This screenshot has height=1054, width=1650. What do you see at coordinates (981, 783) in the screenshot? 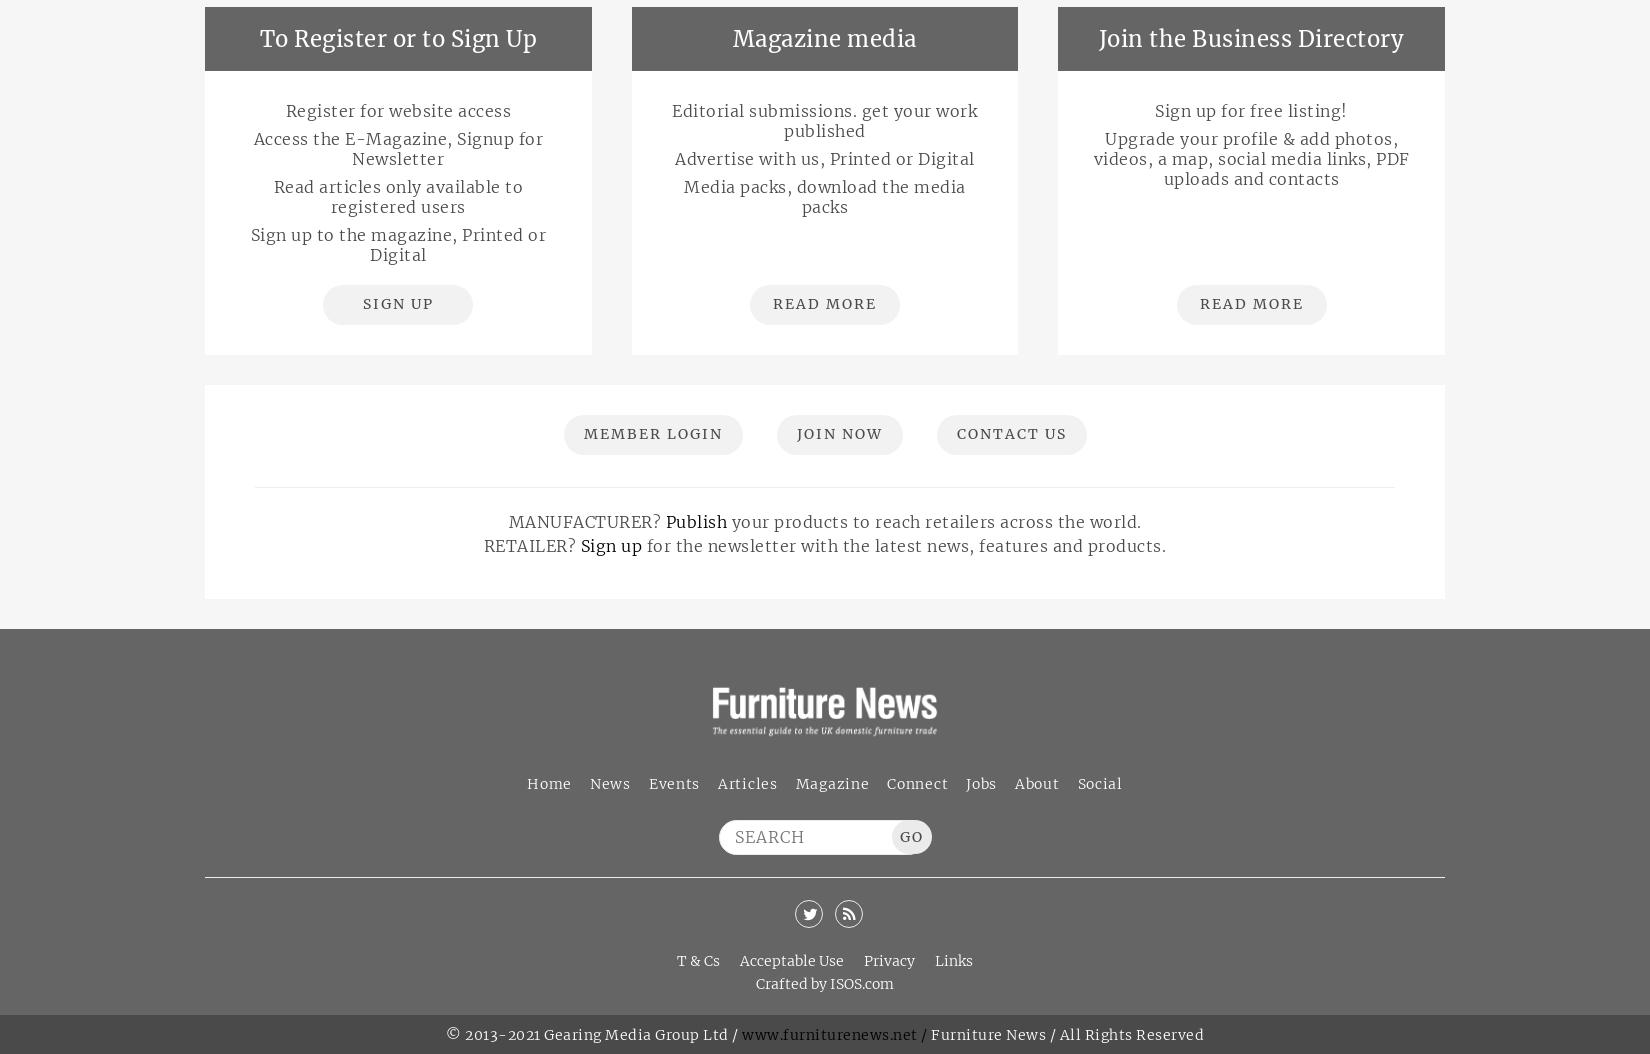
I see `'Jobs'` at bounding box center [981, 783].